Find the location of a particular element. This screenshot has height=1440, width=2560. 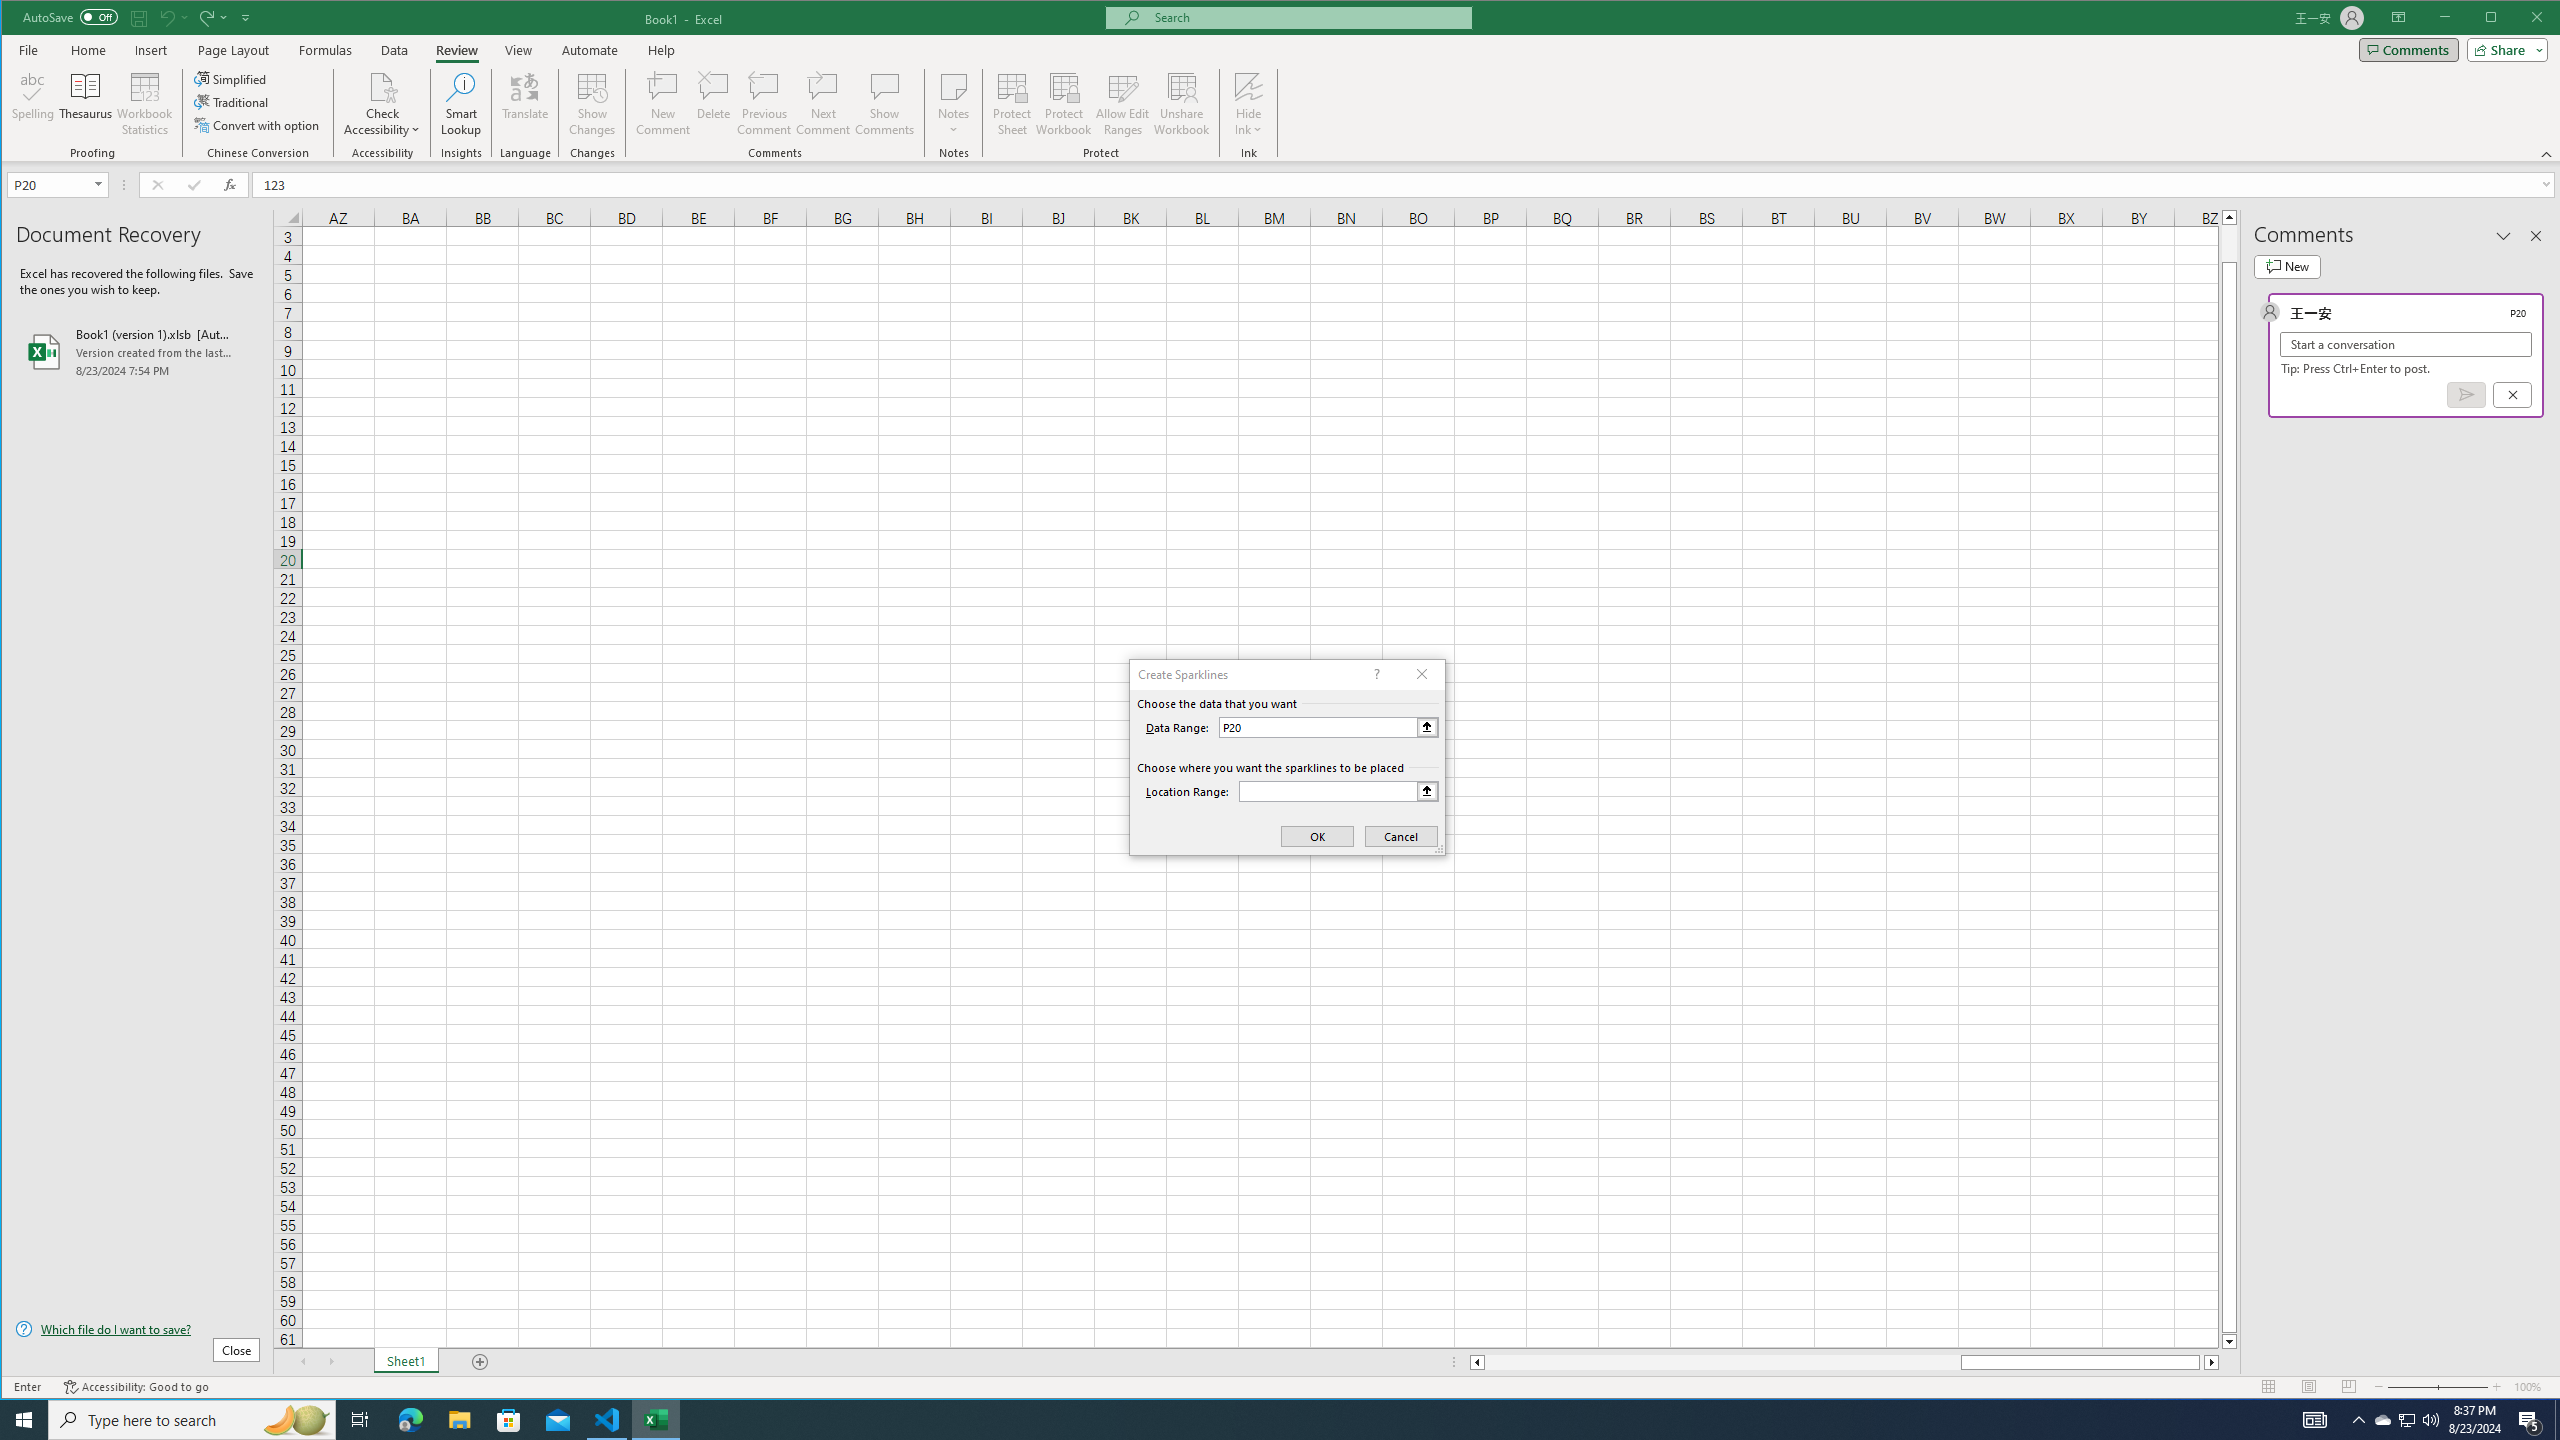

'Thesaurus...' is located at coordinates (85, 103).